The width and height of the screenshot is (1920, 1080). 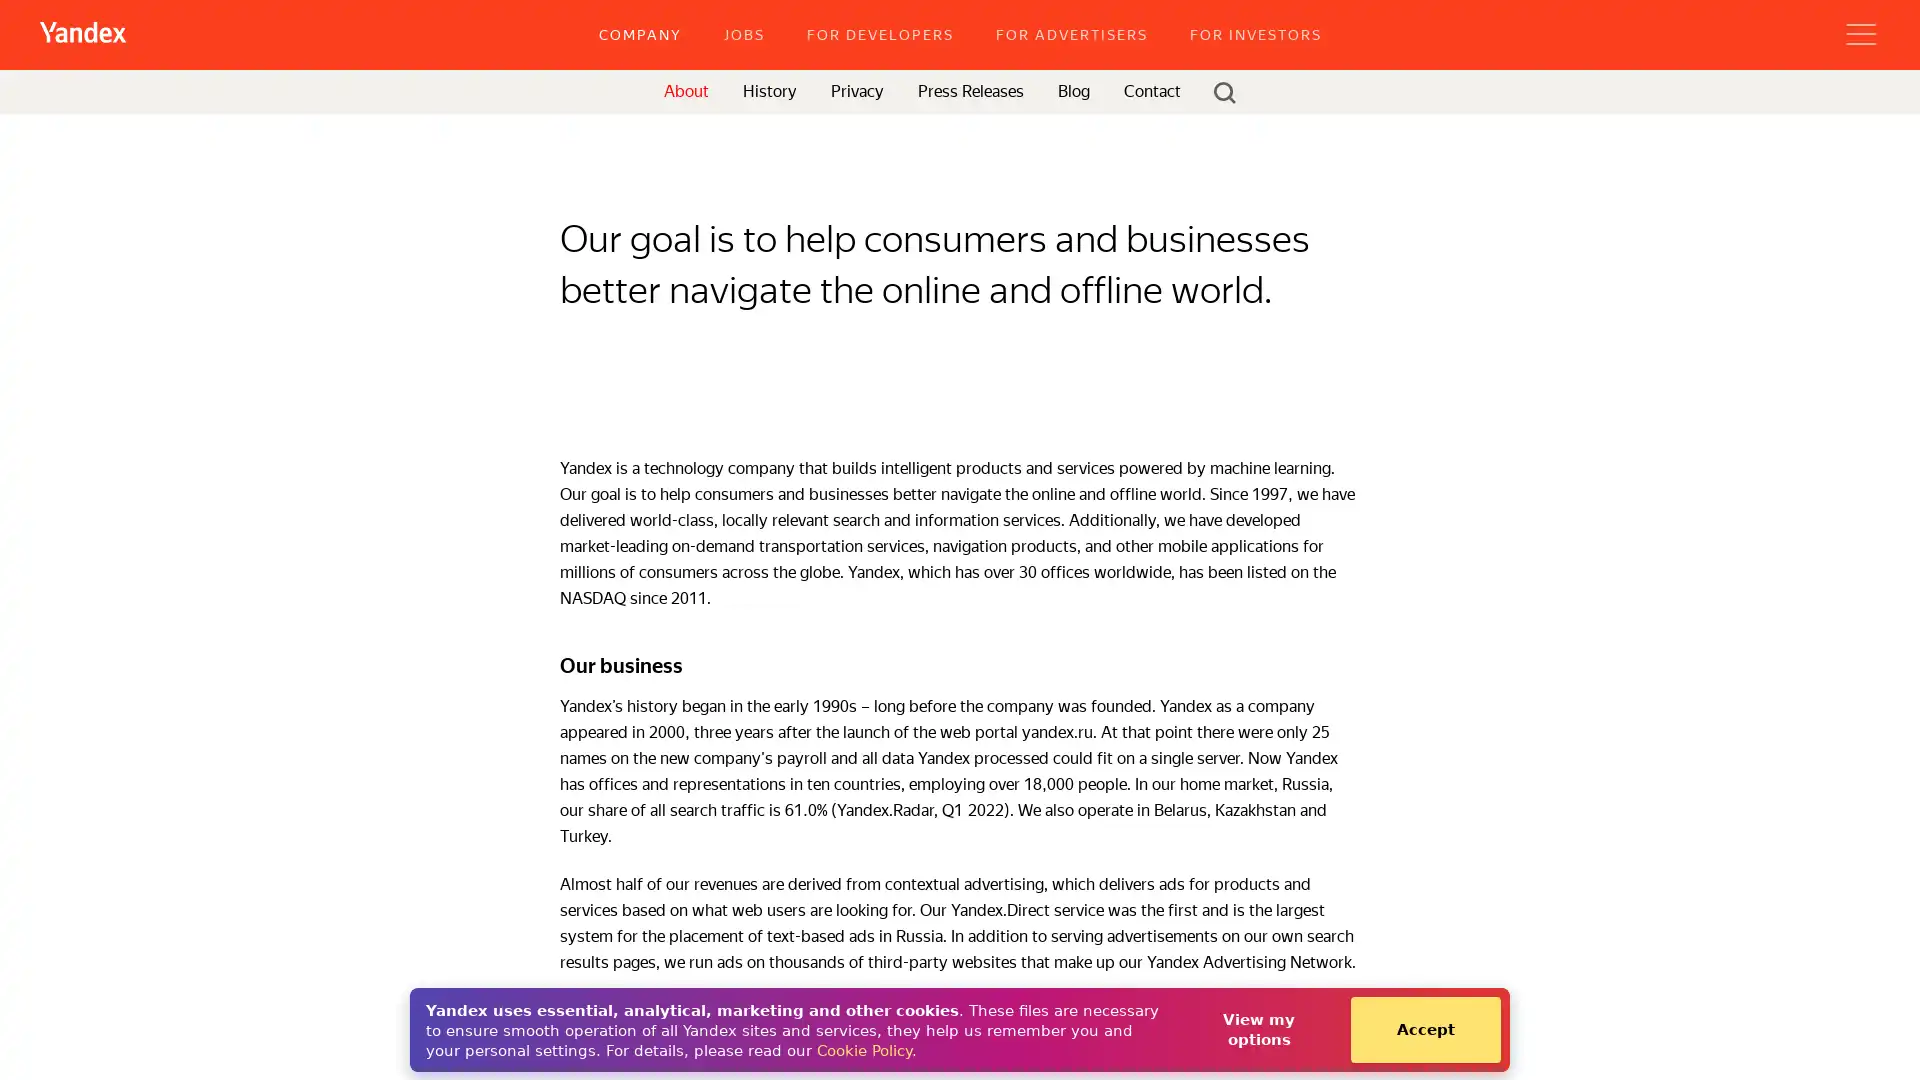 I want to click on Accept, so click(x=1424, y=1029).